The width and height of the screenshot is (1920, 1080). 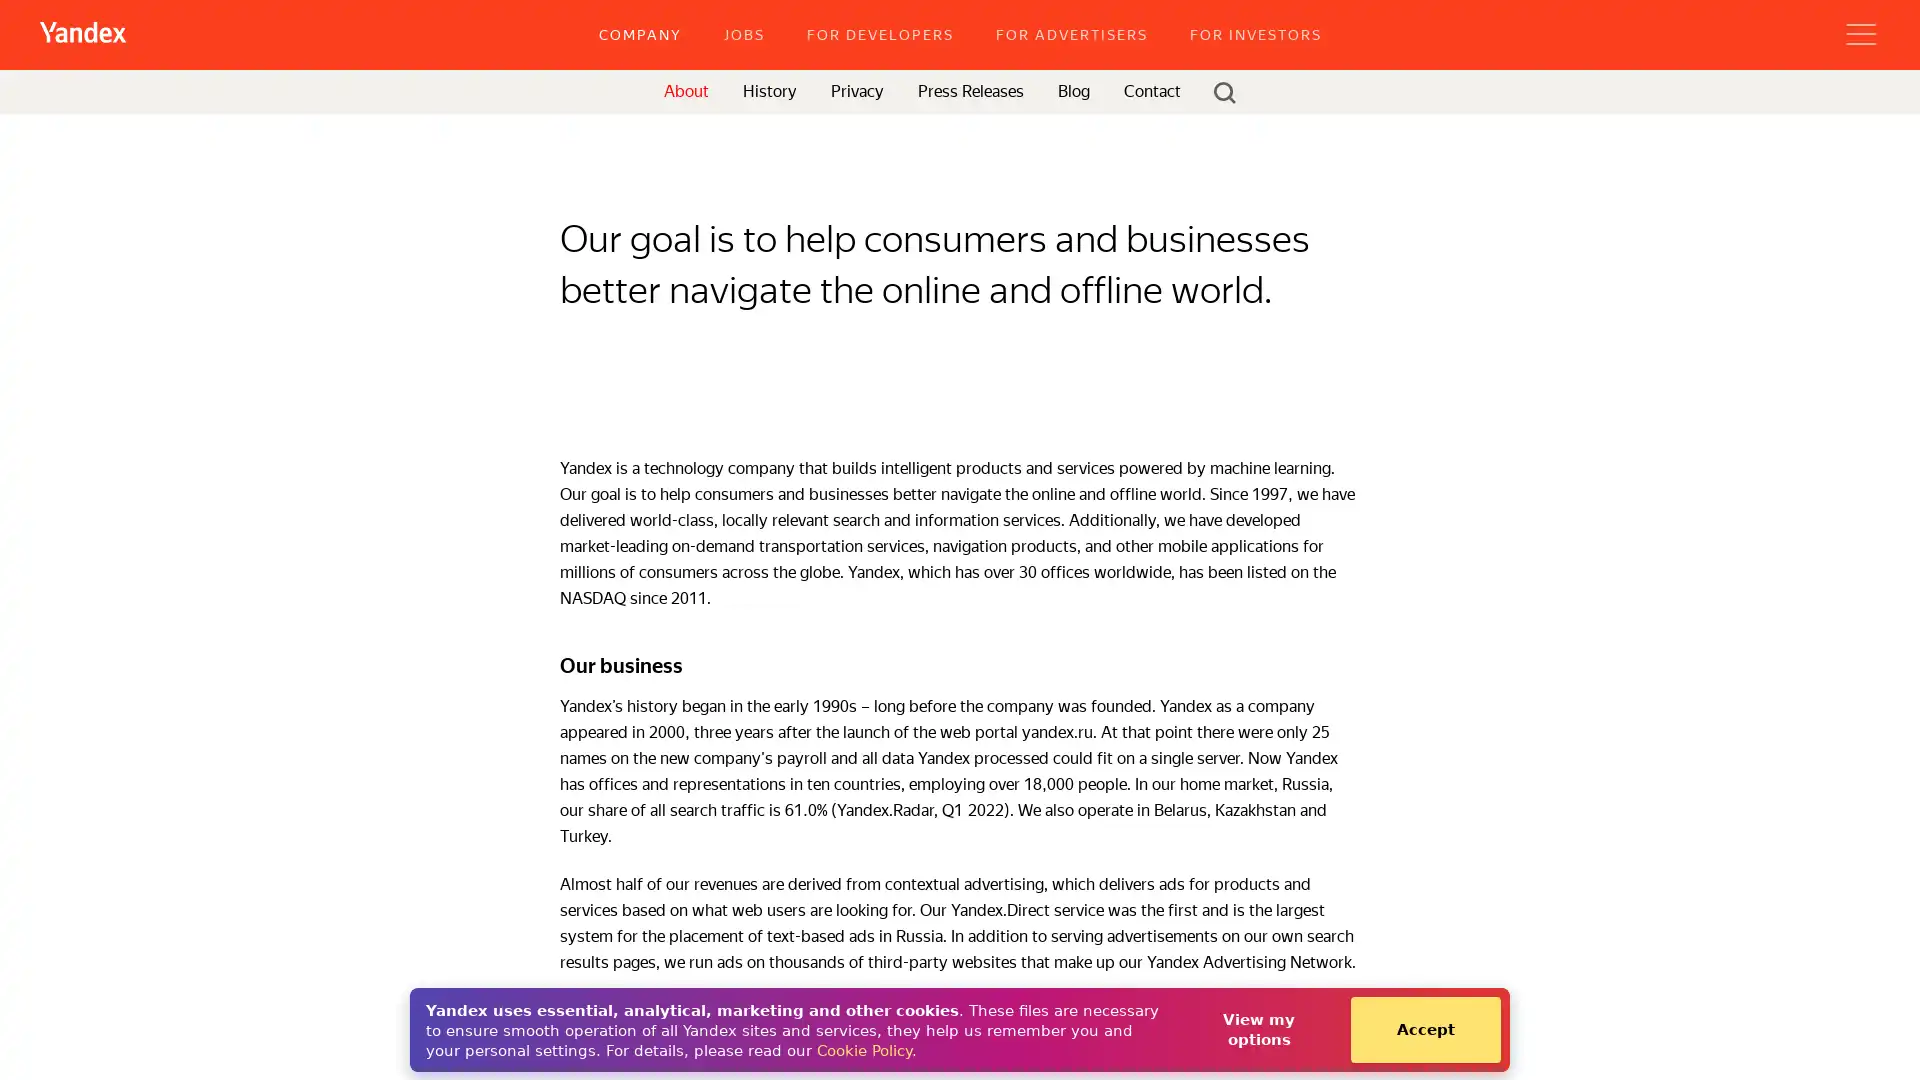 I want to click on Accept, so click(x=1424, y=1029).